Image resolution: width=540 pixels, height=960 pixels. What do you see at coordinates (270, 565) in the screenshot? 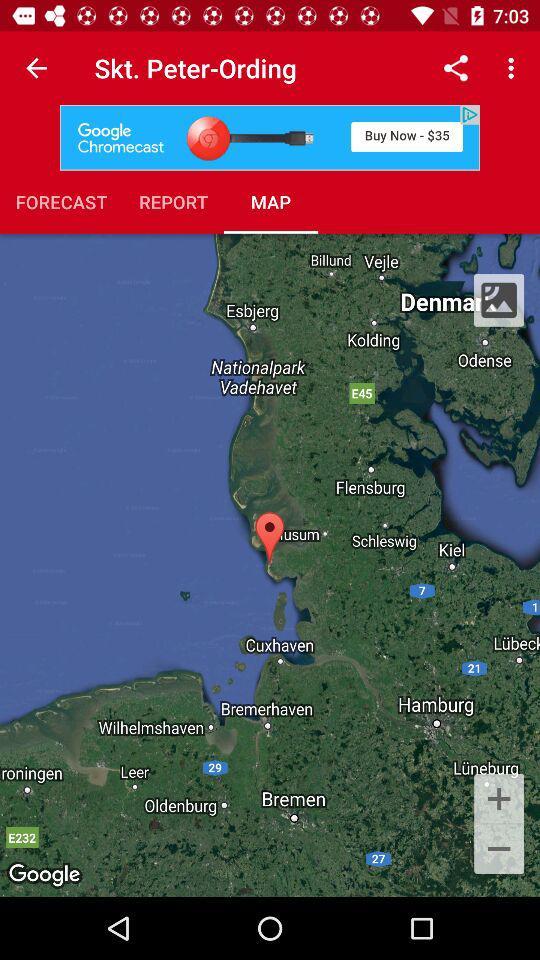
I see `item at the center` at bounding box center [270, 565].